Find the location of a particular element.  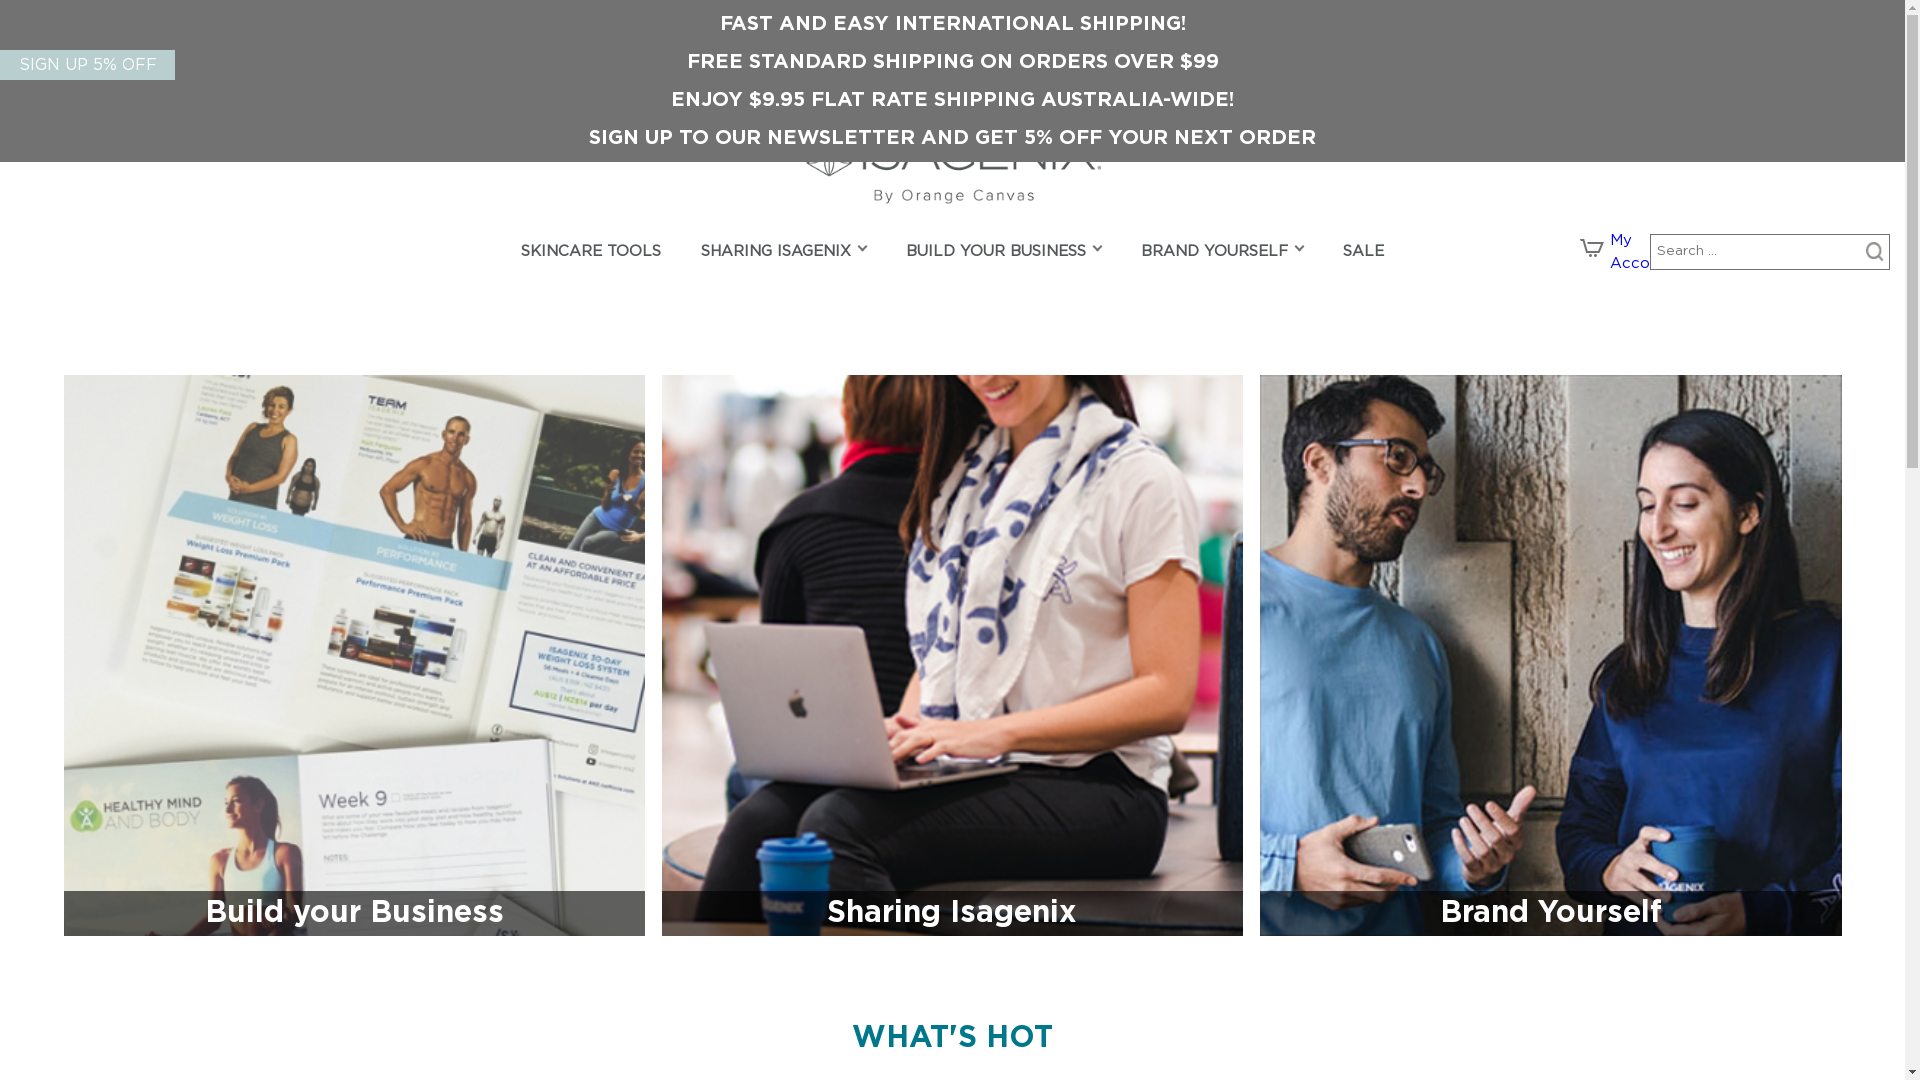

'SALE' is located at coordinates (1362, 253).